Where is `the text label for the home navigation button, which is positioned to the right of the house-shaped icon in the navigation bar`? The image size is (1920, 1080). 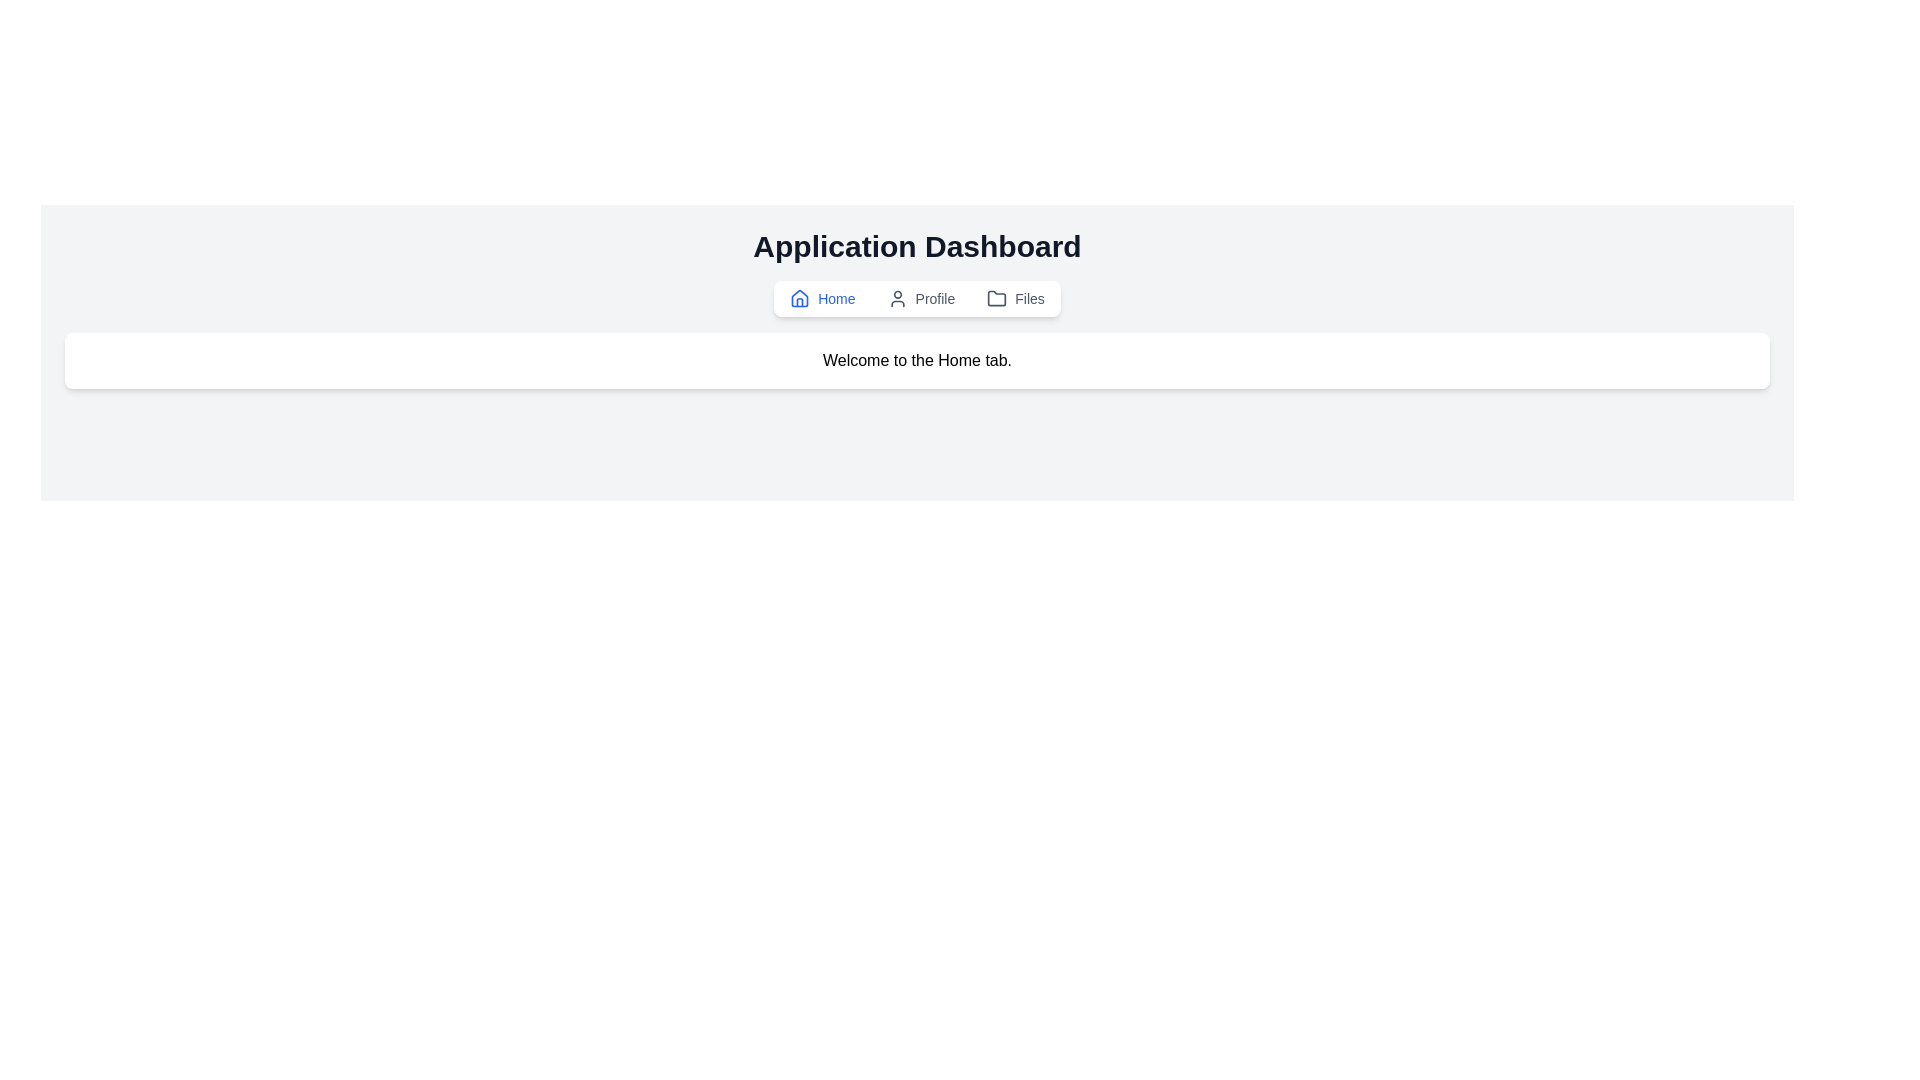 the text label for the home navigation button, which is positioned to the right of the house-shaped icon in the navigation bar is located at coordinates (836, 299).